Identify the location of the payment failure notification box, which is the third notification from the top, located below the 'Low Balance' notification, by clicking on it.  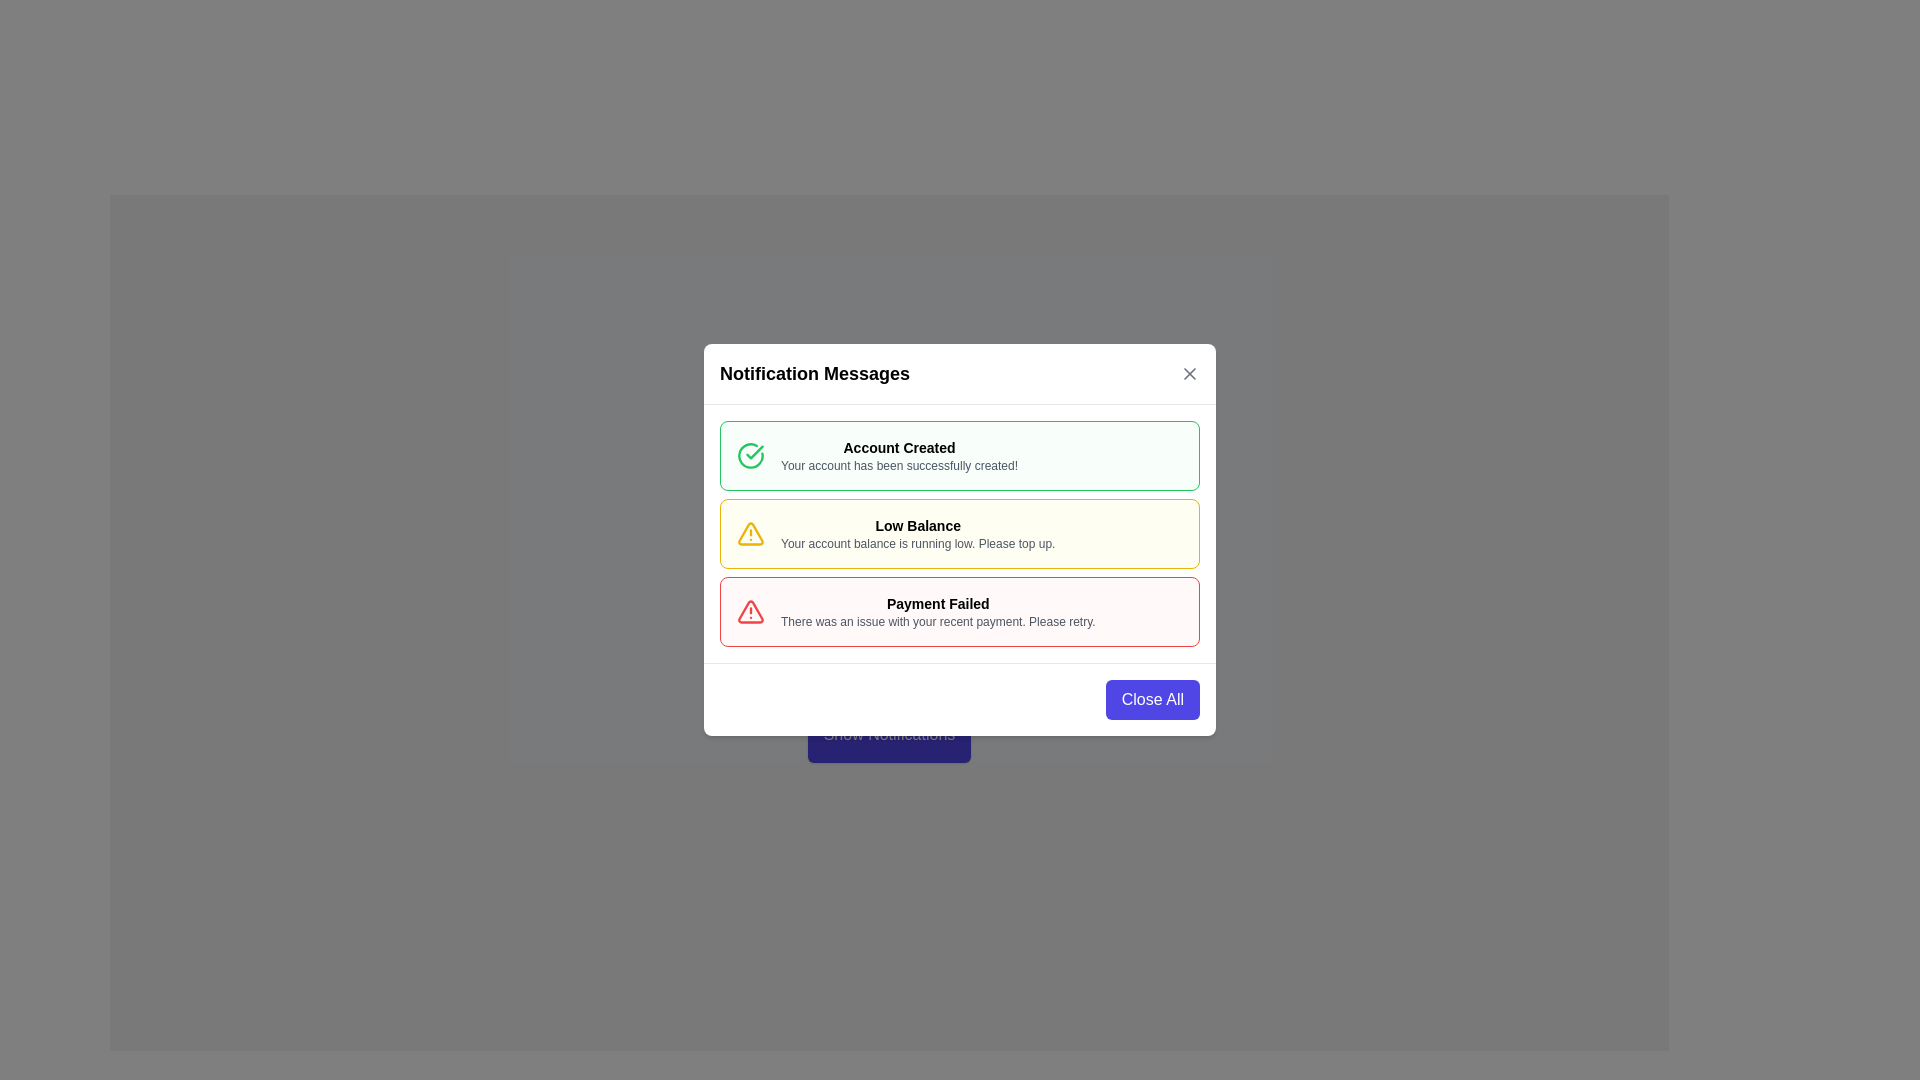
(960, 611).